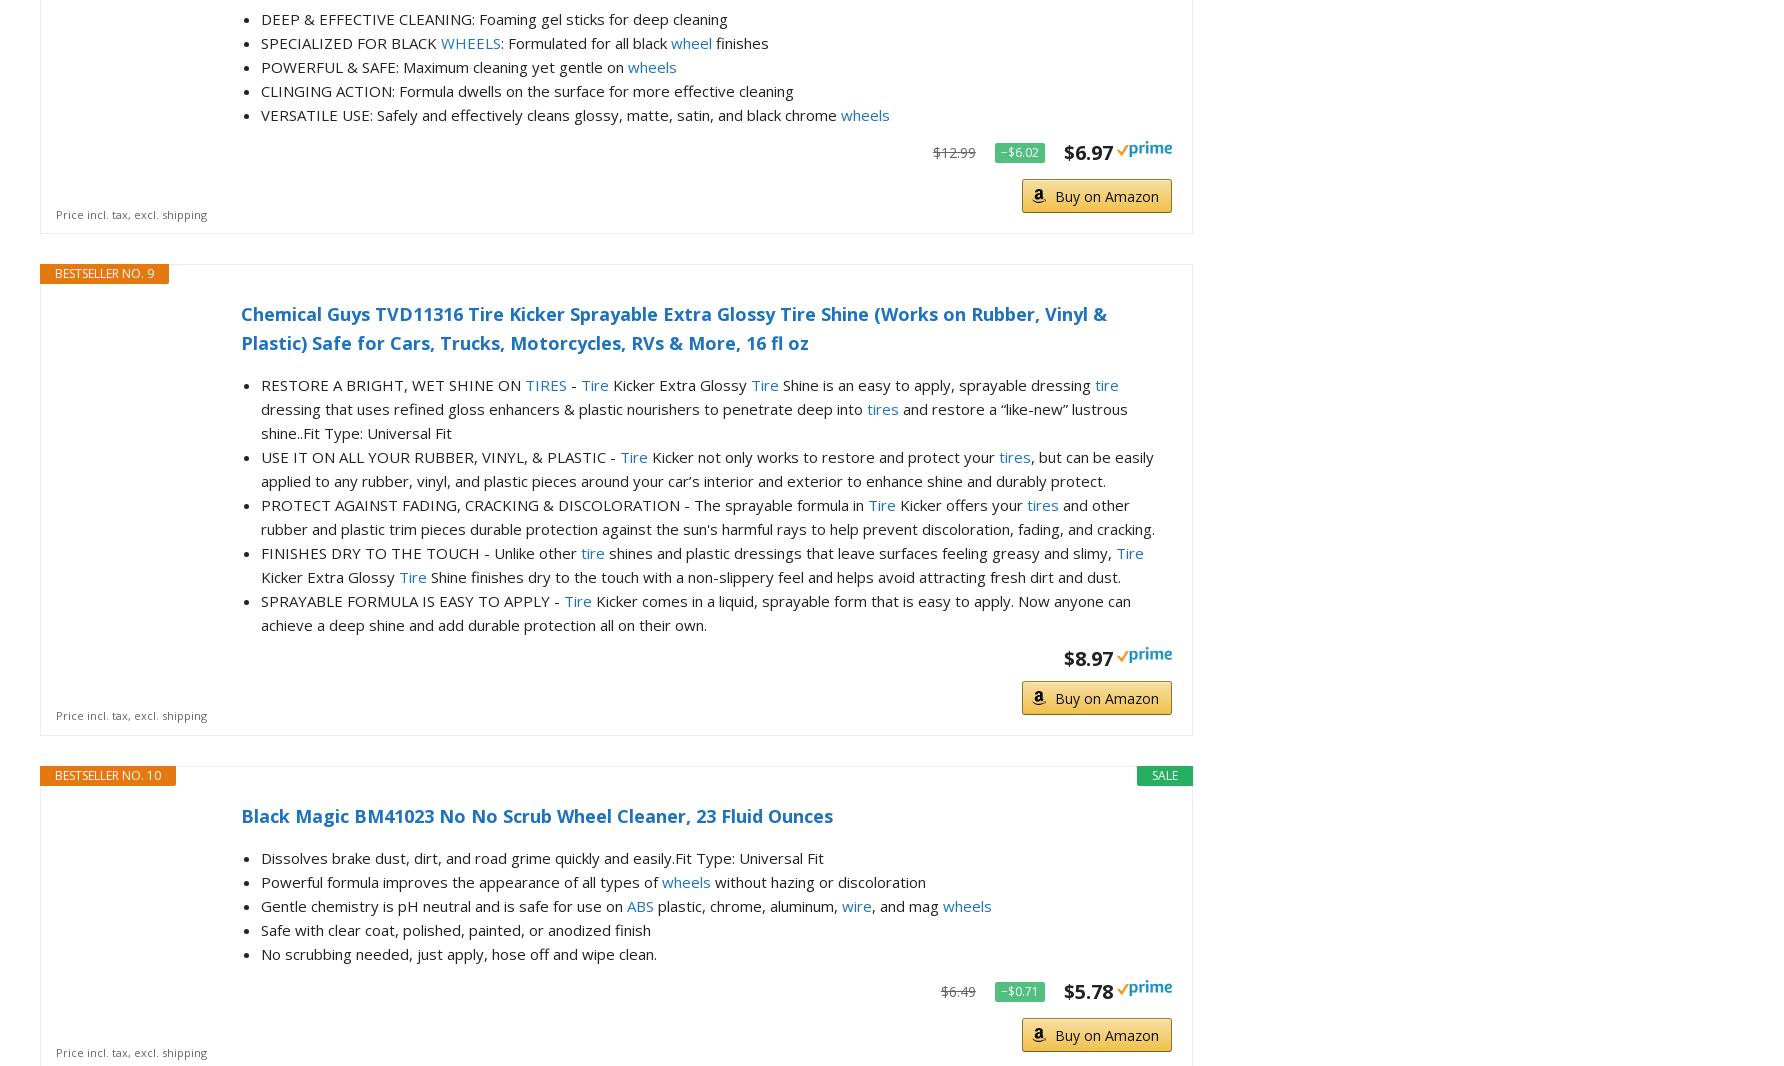  What do you see at coordinates (859, 550) in the screenshot?
I see `'shines and plastic dressings that leave surfaces feeling greasy and slimy,'` at bounding box center [859, 550].